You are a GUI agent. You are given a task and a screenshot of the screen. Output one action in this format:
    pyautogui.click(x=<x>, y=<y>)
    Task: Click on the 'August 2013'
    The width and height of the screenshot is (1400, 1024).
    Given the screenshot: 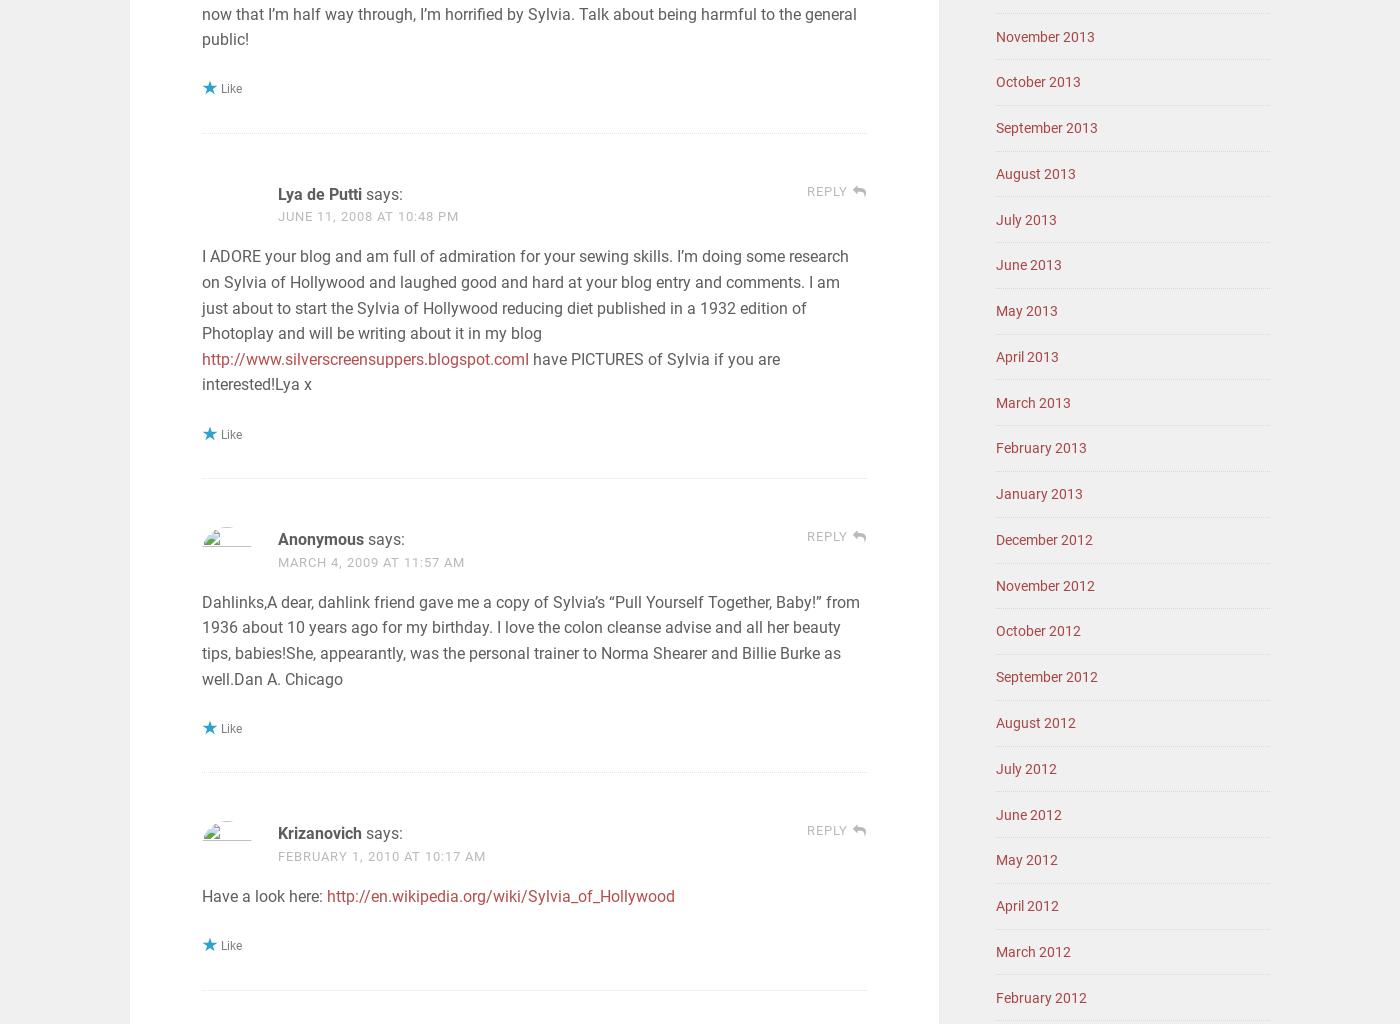 What is the action you would take?
    pyautogui.click(x=1036, y=172)
    